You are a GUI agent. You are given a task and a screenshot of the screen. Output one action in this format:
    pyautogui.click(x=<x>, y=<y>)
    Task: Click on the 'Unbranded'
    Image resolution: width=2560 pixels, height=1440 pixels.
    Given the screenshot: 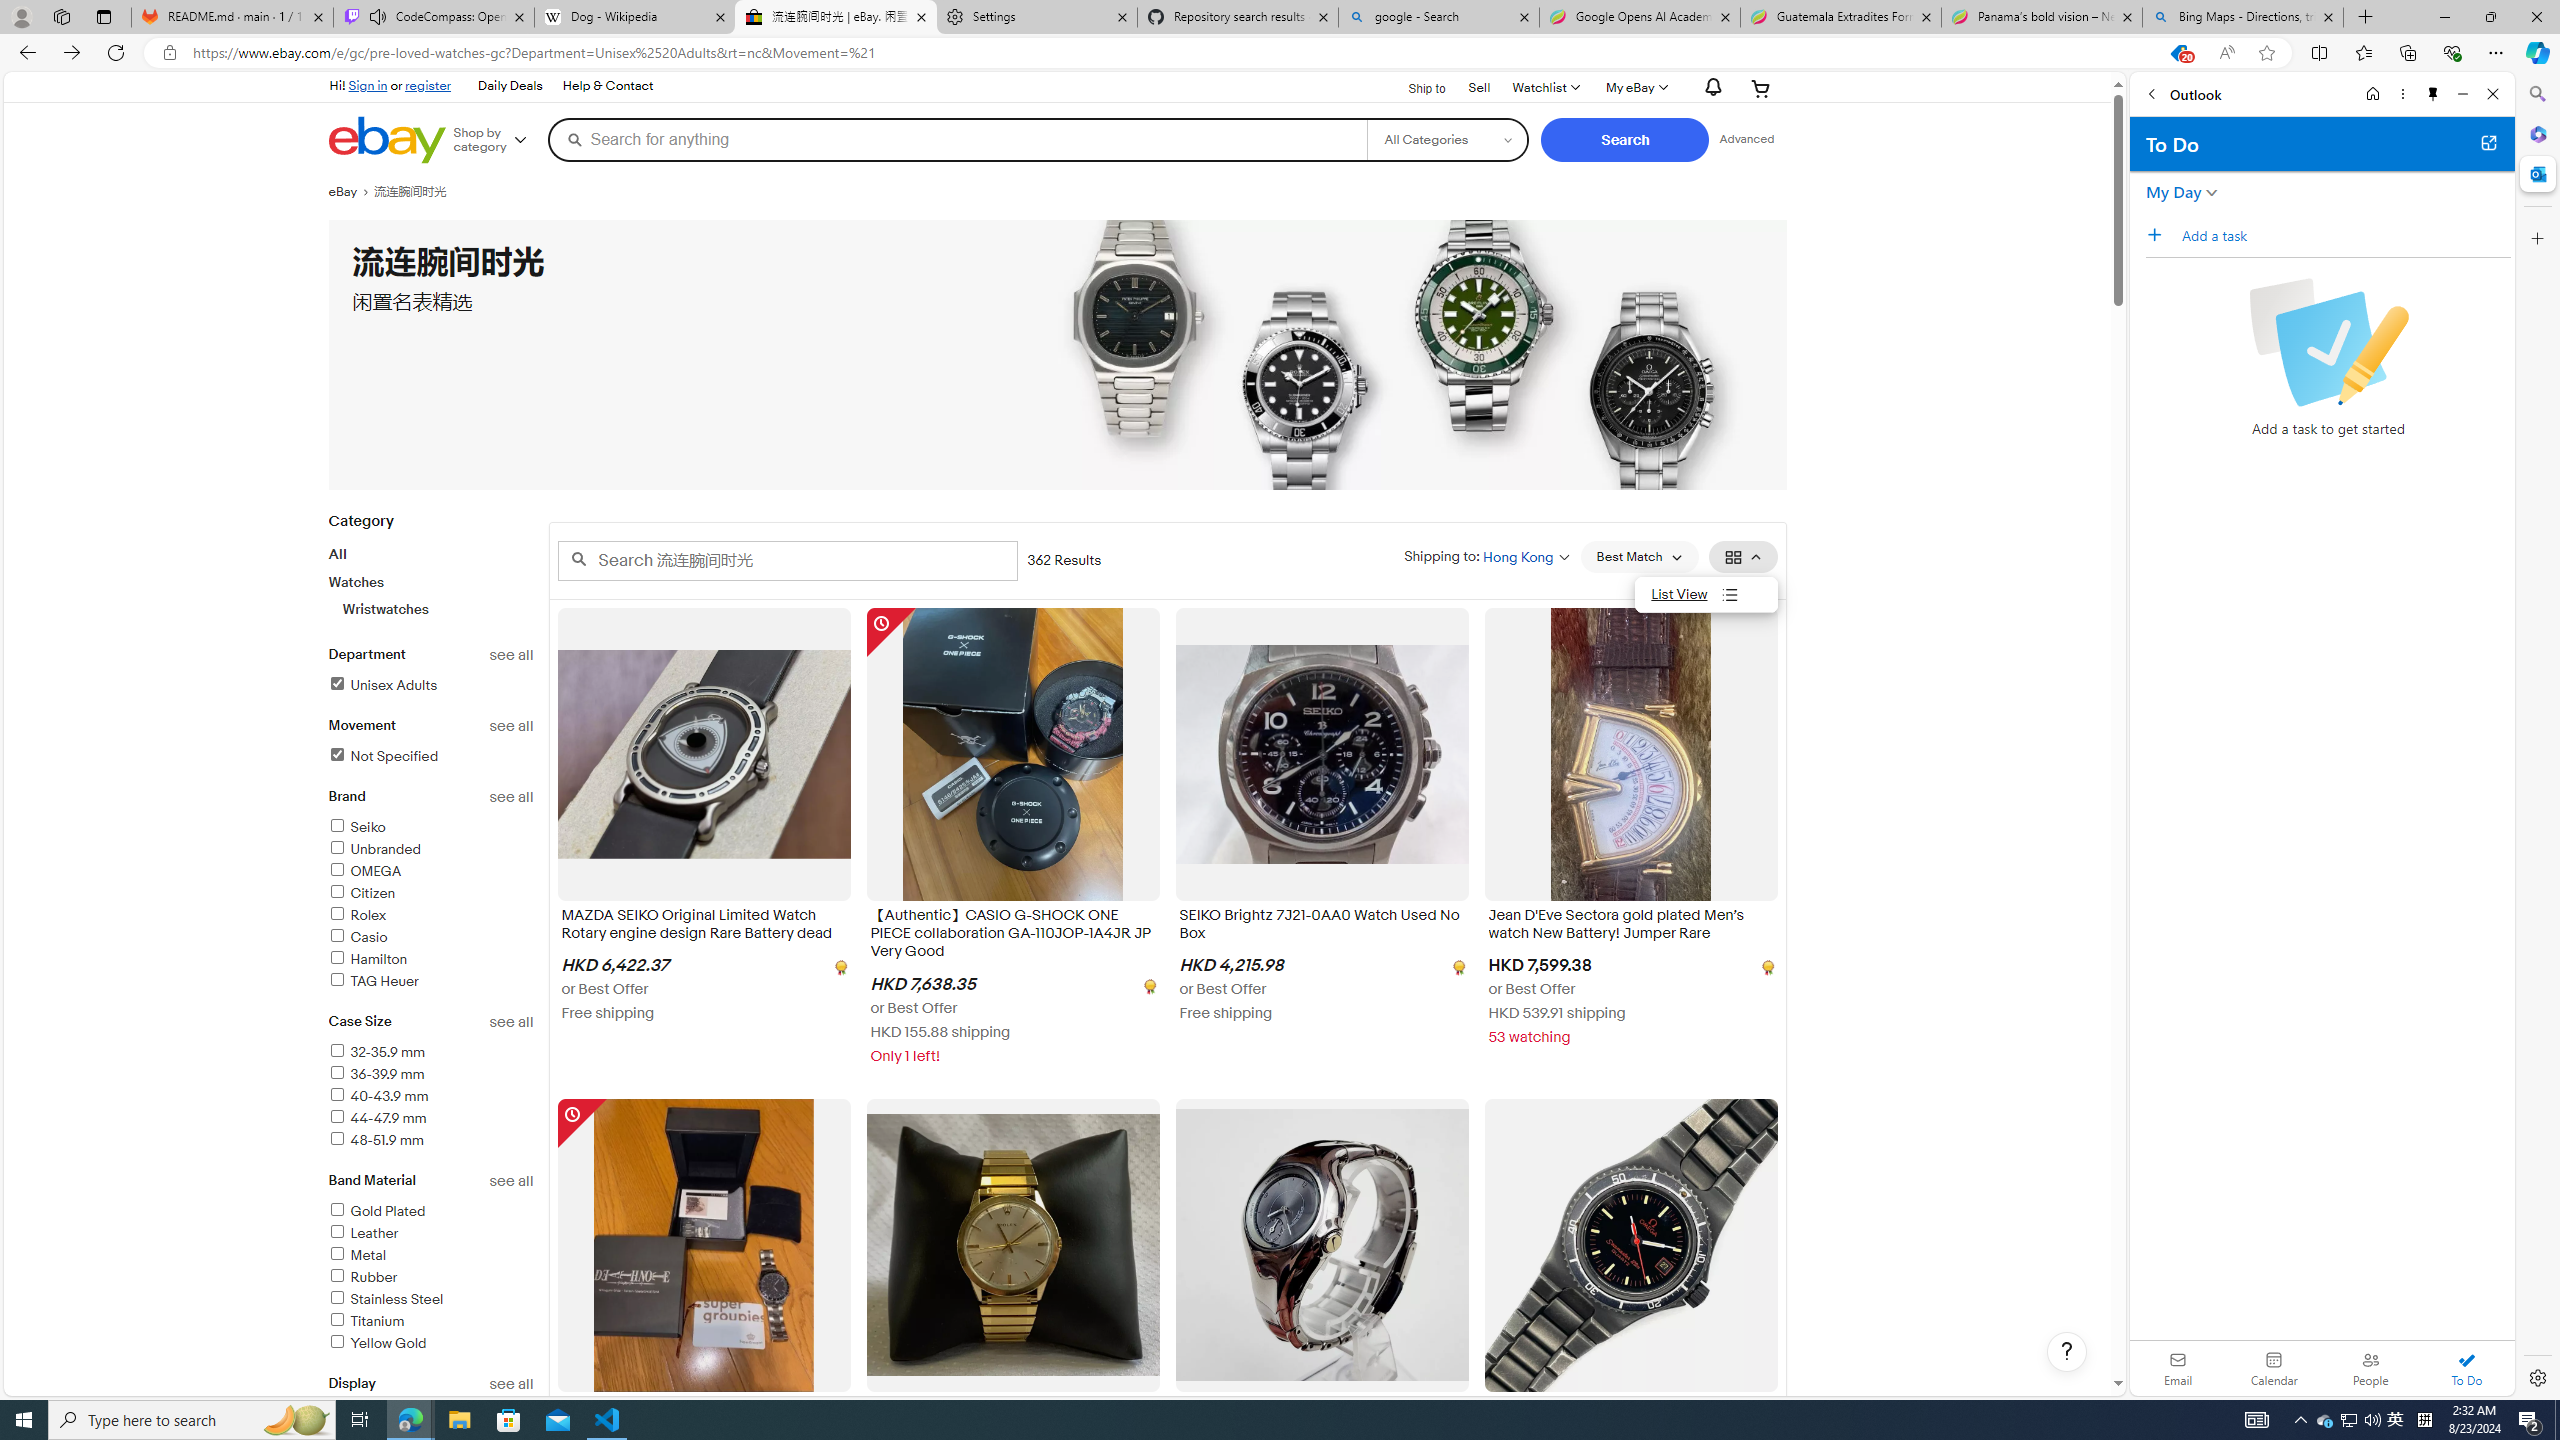 What is the action you would take?
    pyautogui.click(x=431, y=850)
    